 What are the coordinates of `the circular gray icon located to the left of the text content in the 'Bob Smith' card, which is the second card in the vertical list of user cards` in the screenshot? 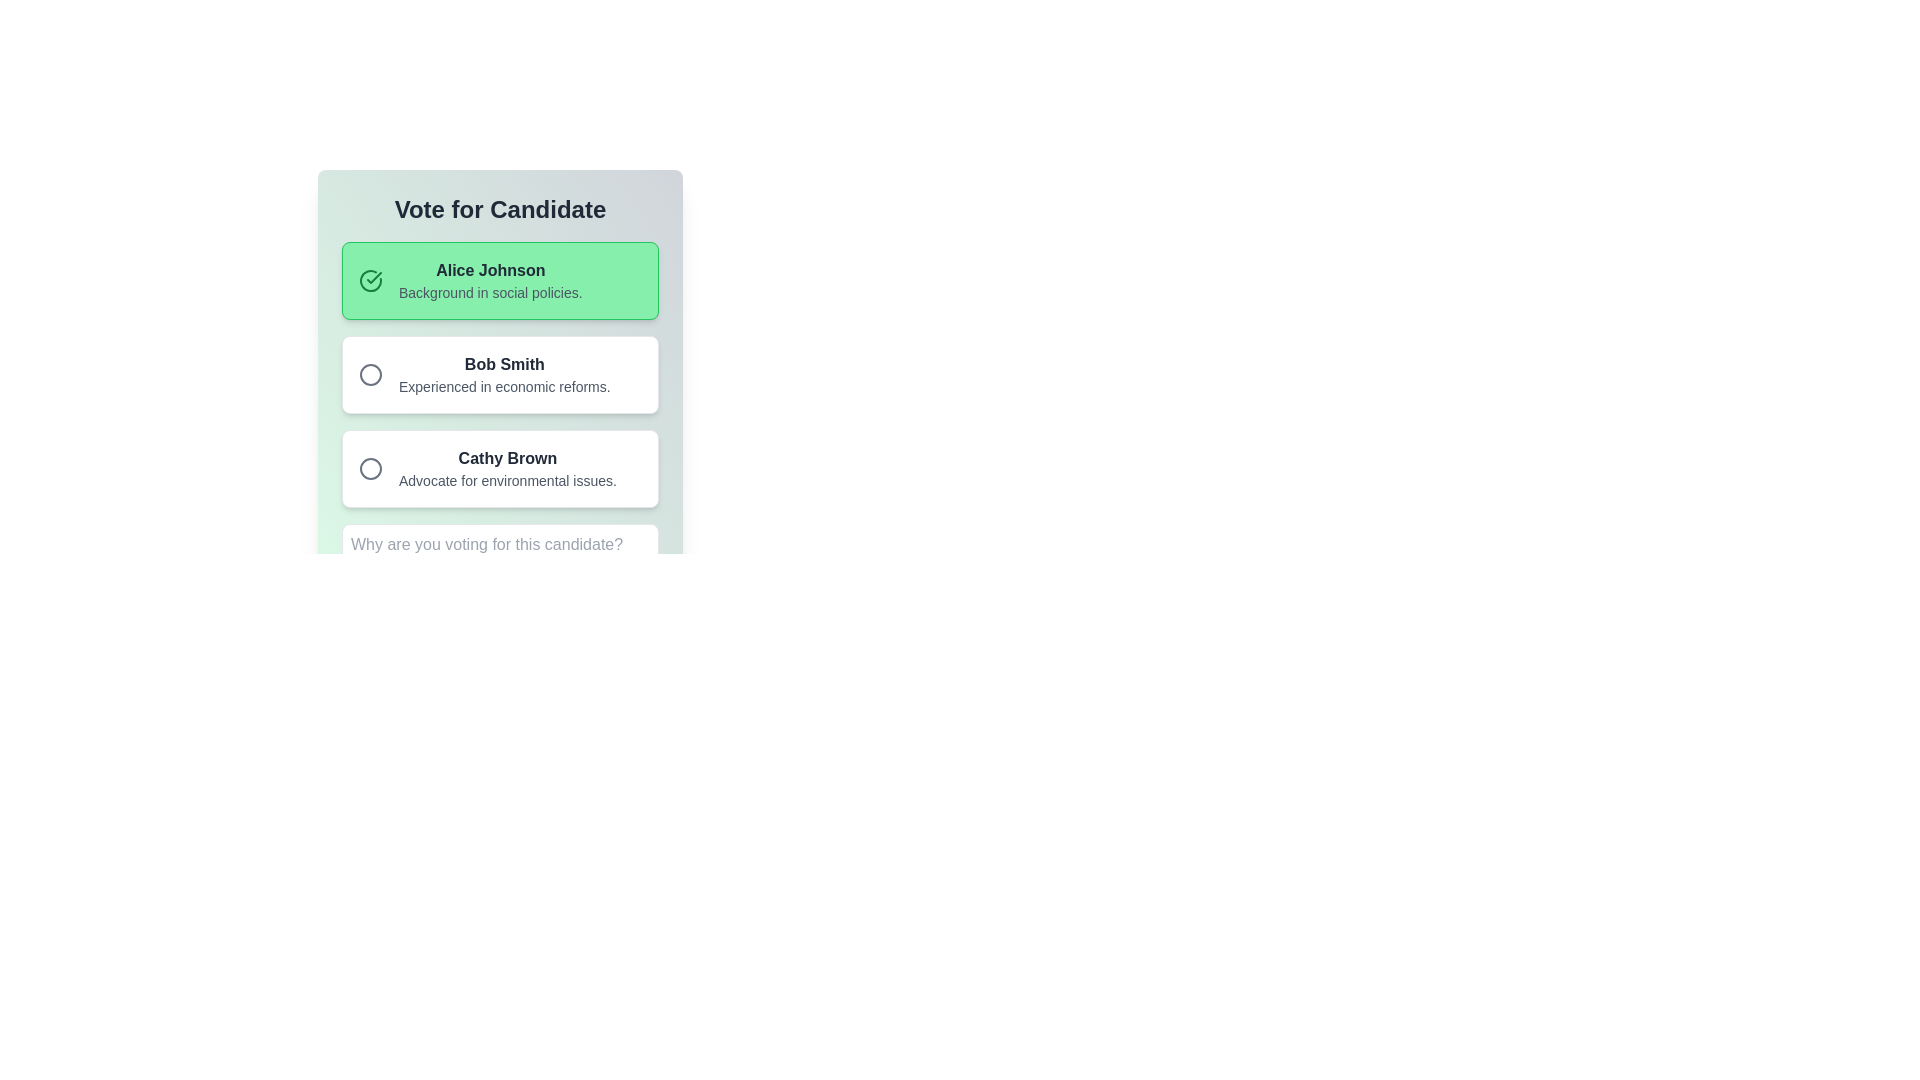 It's located at (370, 374).